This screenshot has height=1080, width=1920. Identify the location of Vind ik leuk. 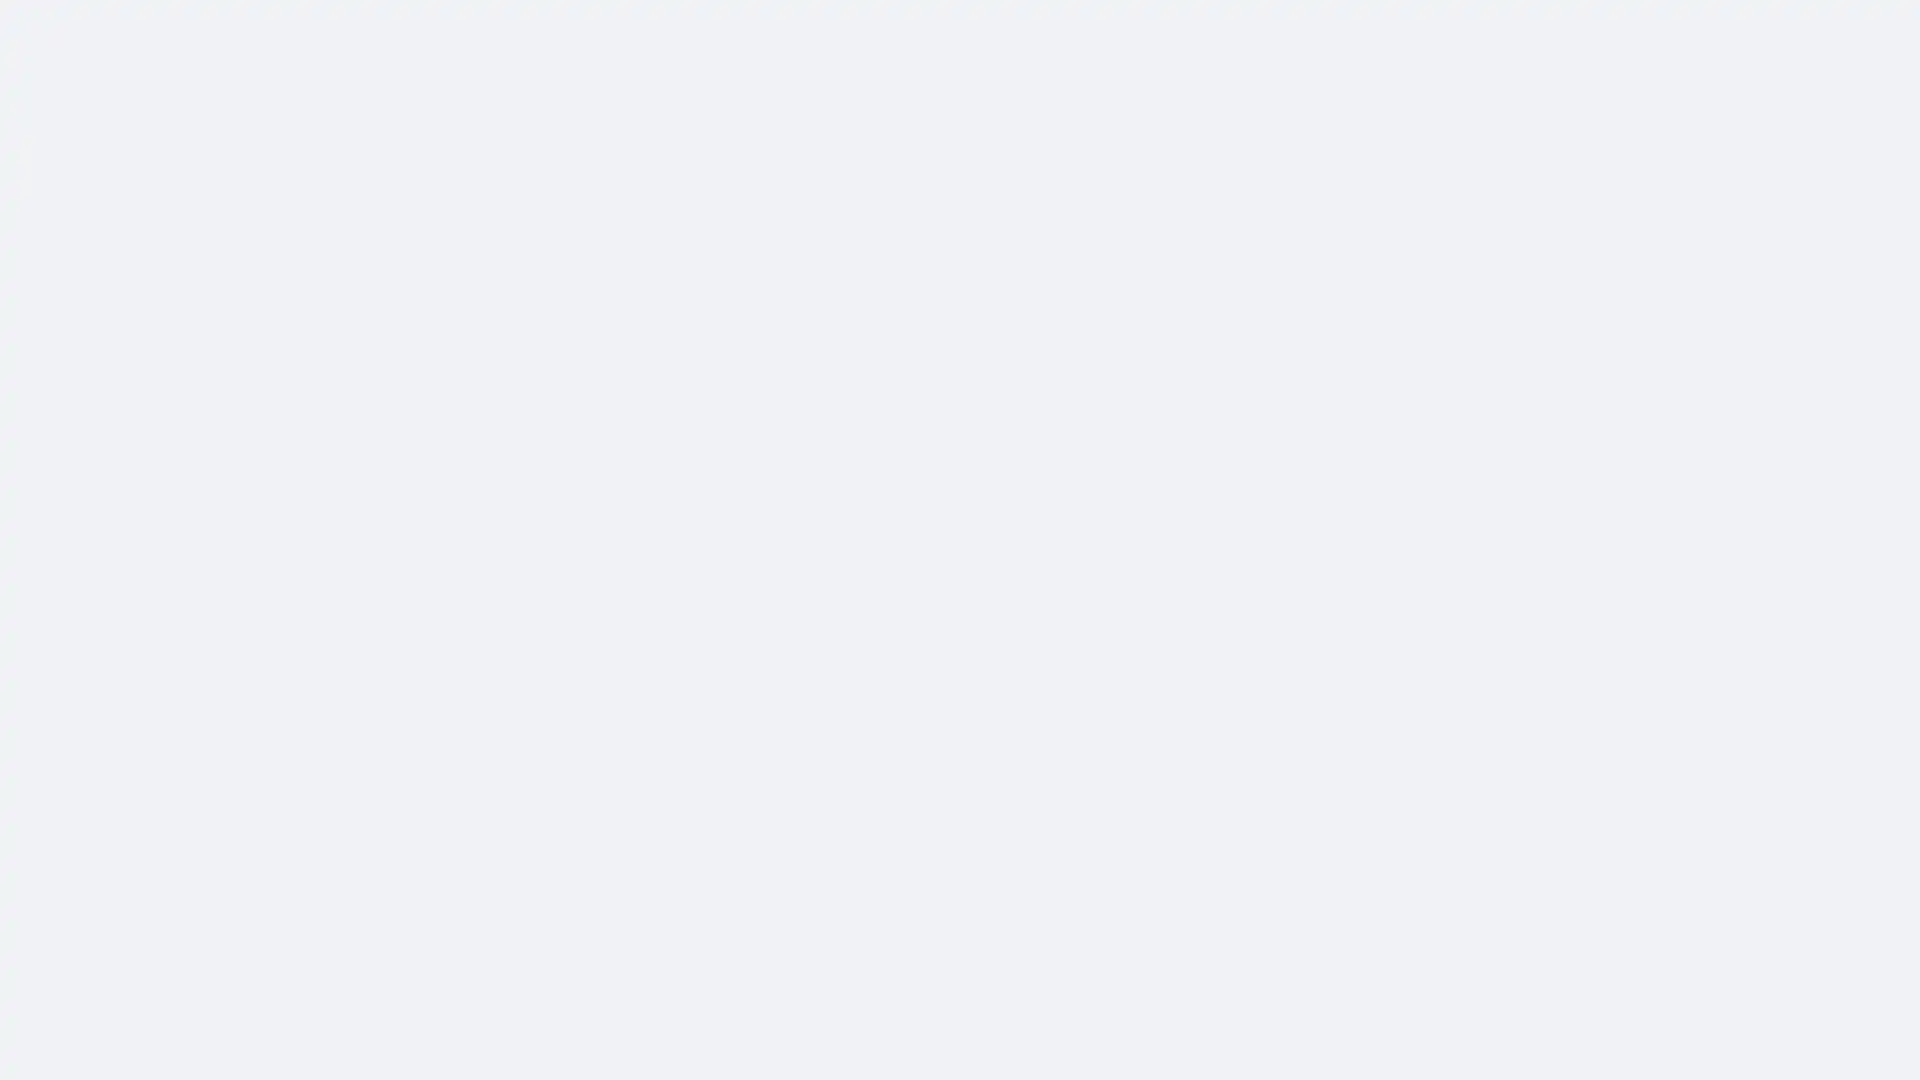
(990, 934).